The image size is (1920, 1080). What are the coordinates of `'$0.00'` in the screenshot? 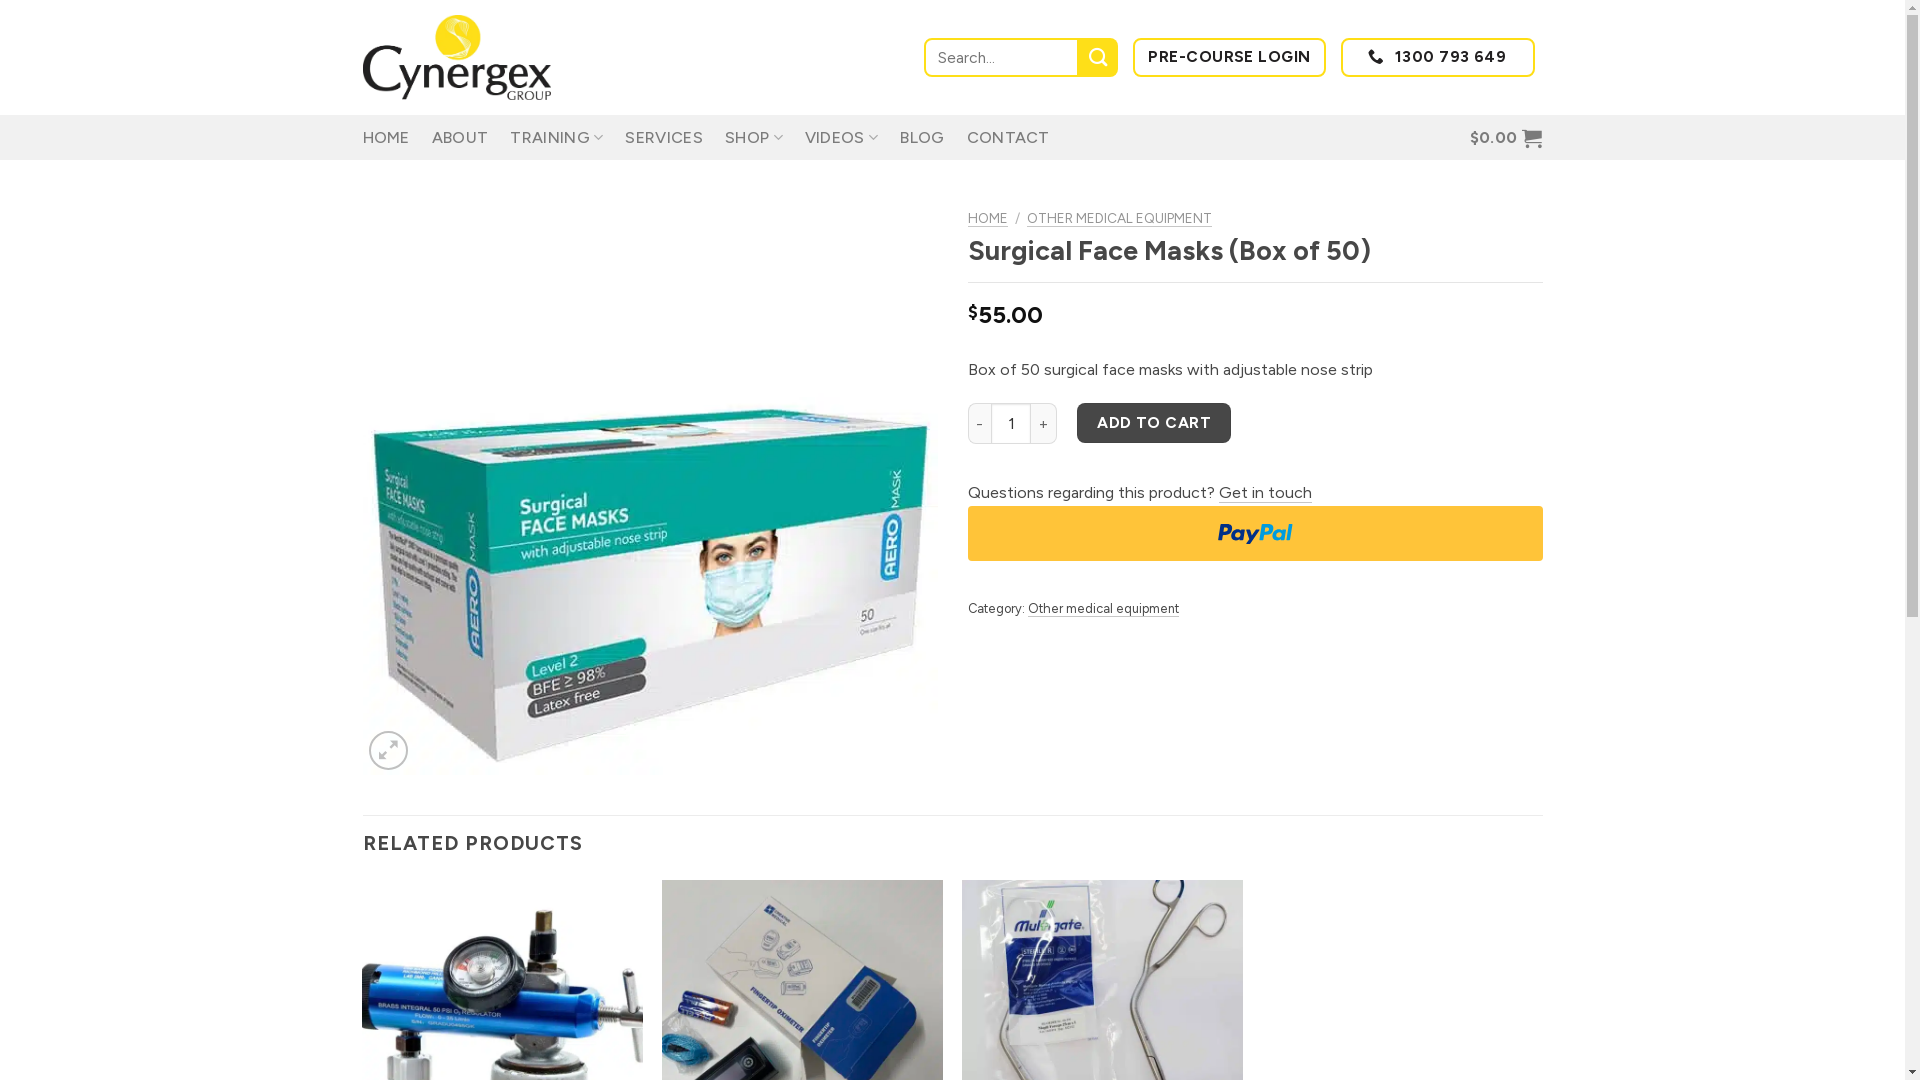 It's located at (1506, 137).